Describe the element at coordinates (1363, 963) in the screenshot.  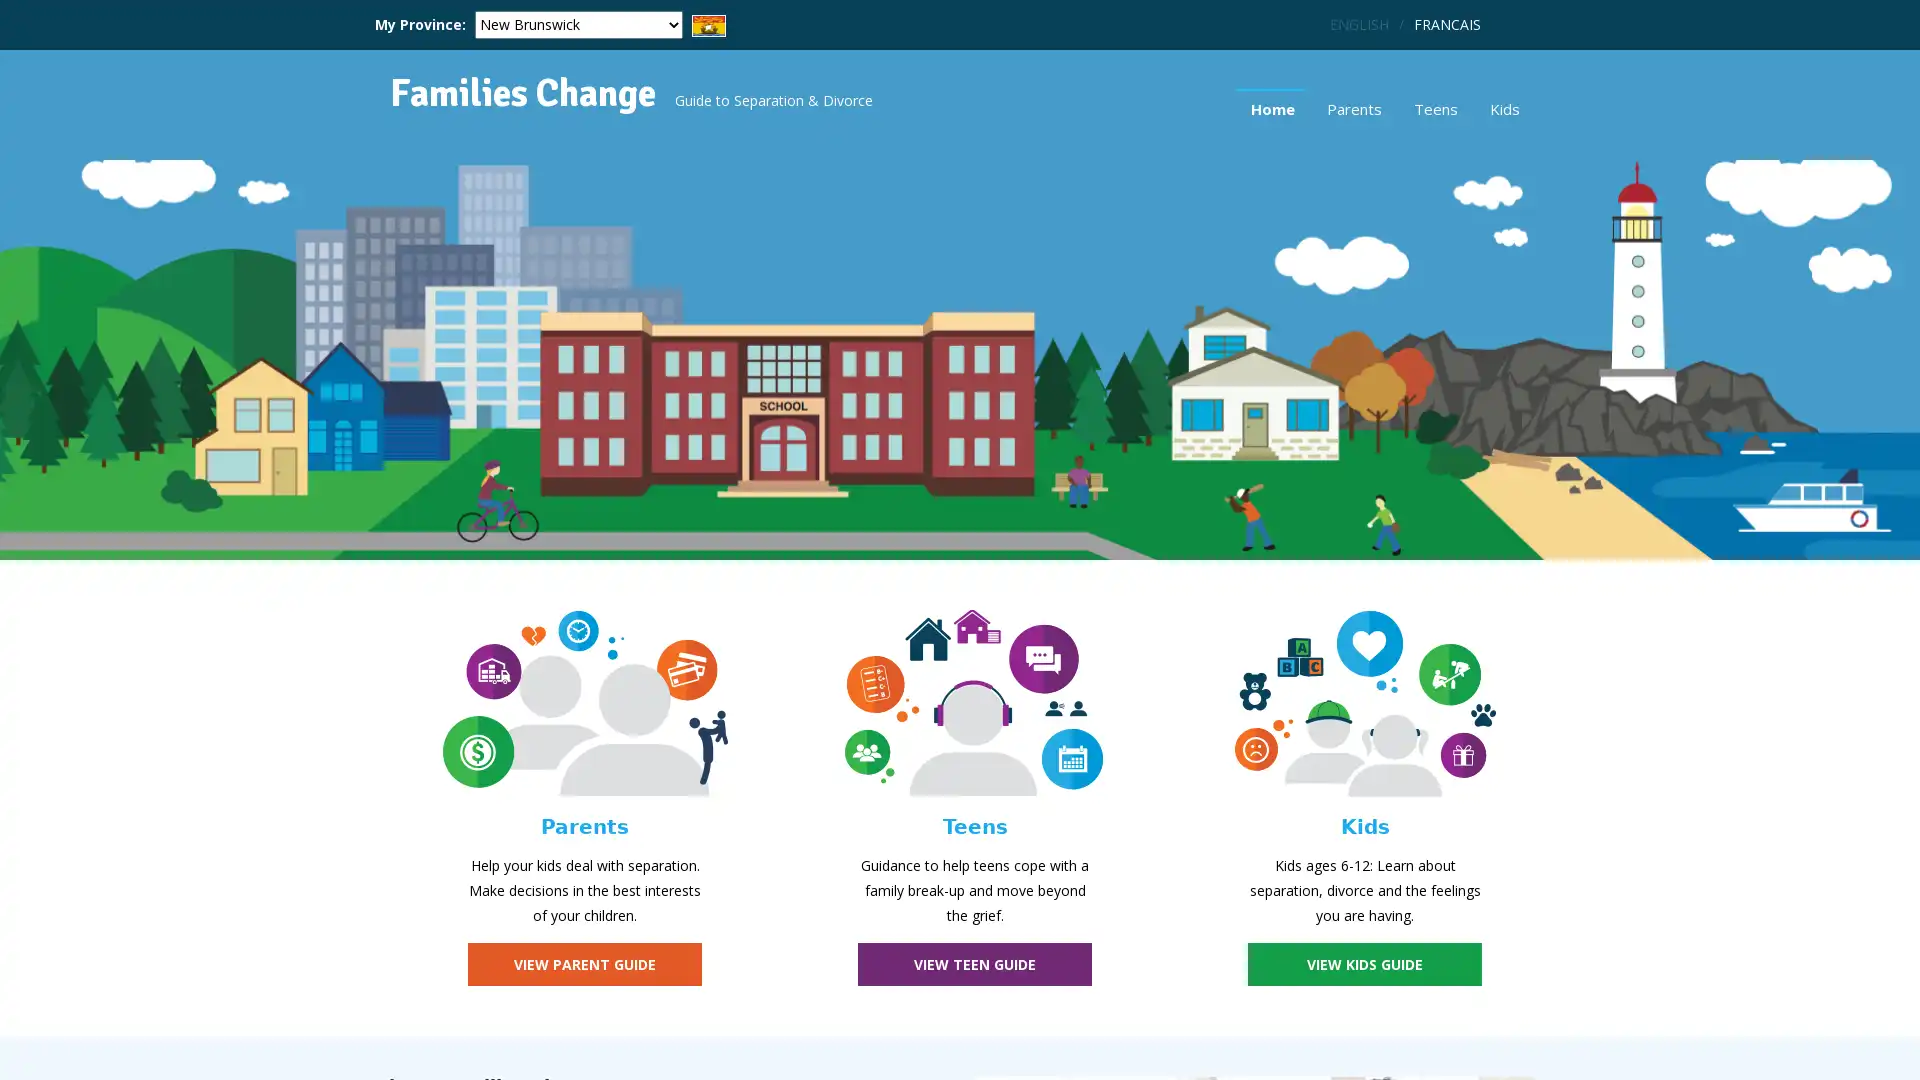
I see `VIEW KIDS GUIDE` at that location.